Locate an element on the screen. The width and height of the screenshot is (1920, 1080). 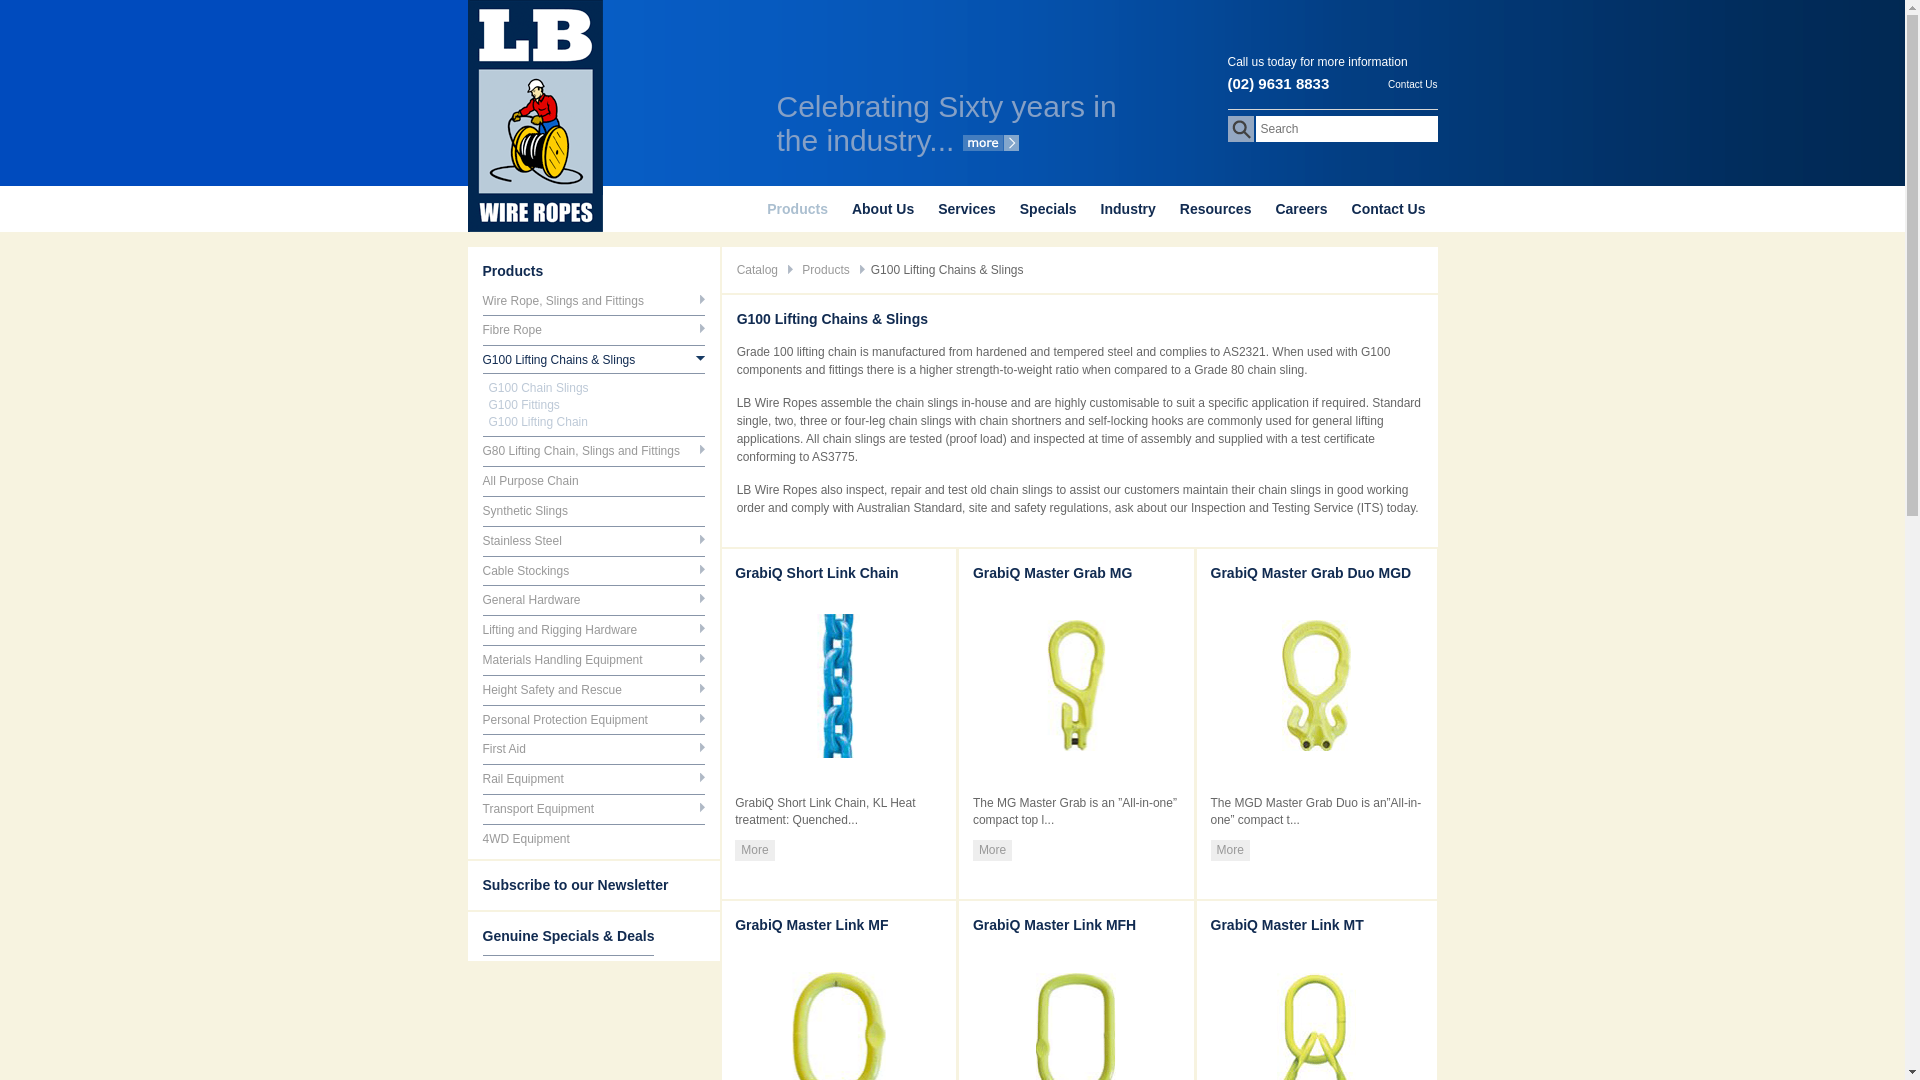
'Careers' is located at coordinates (1300, 208).